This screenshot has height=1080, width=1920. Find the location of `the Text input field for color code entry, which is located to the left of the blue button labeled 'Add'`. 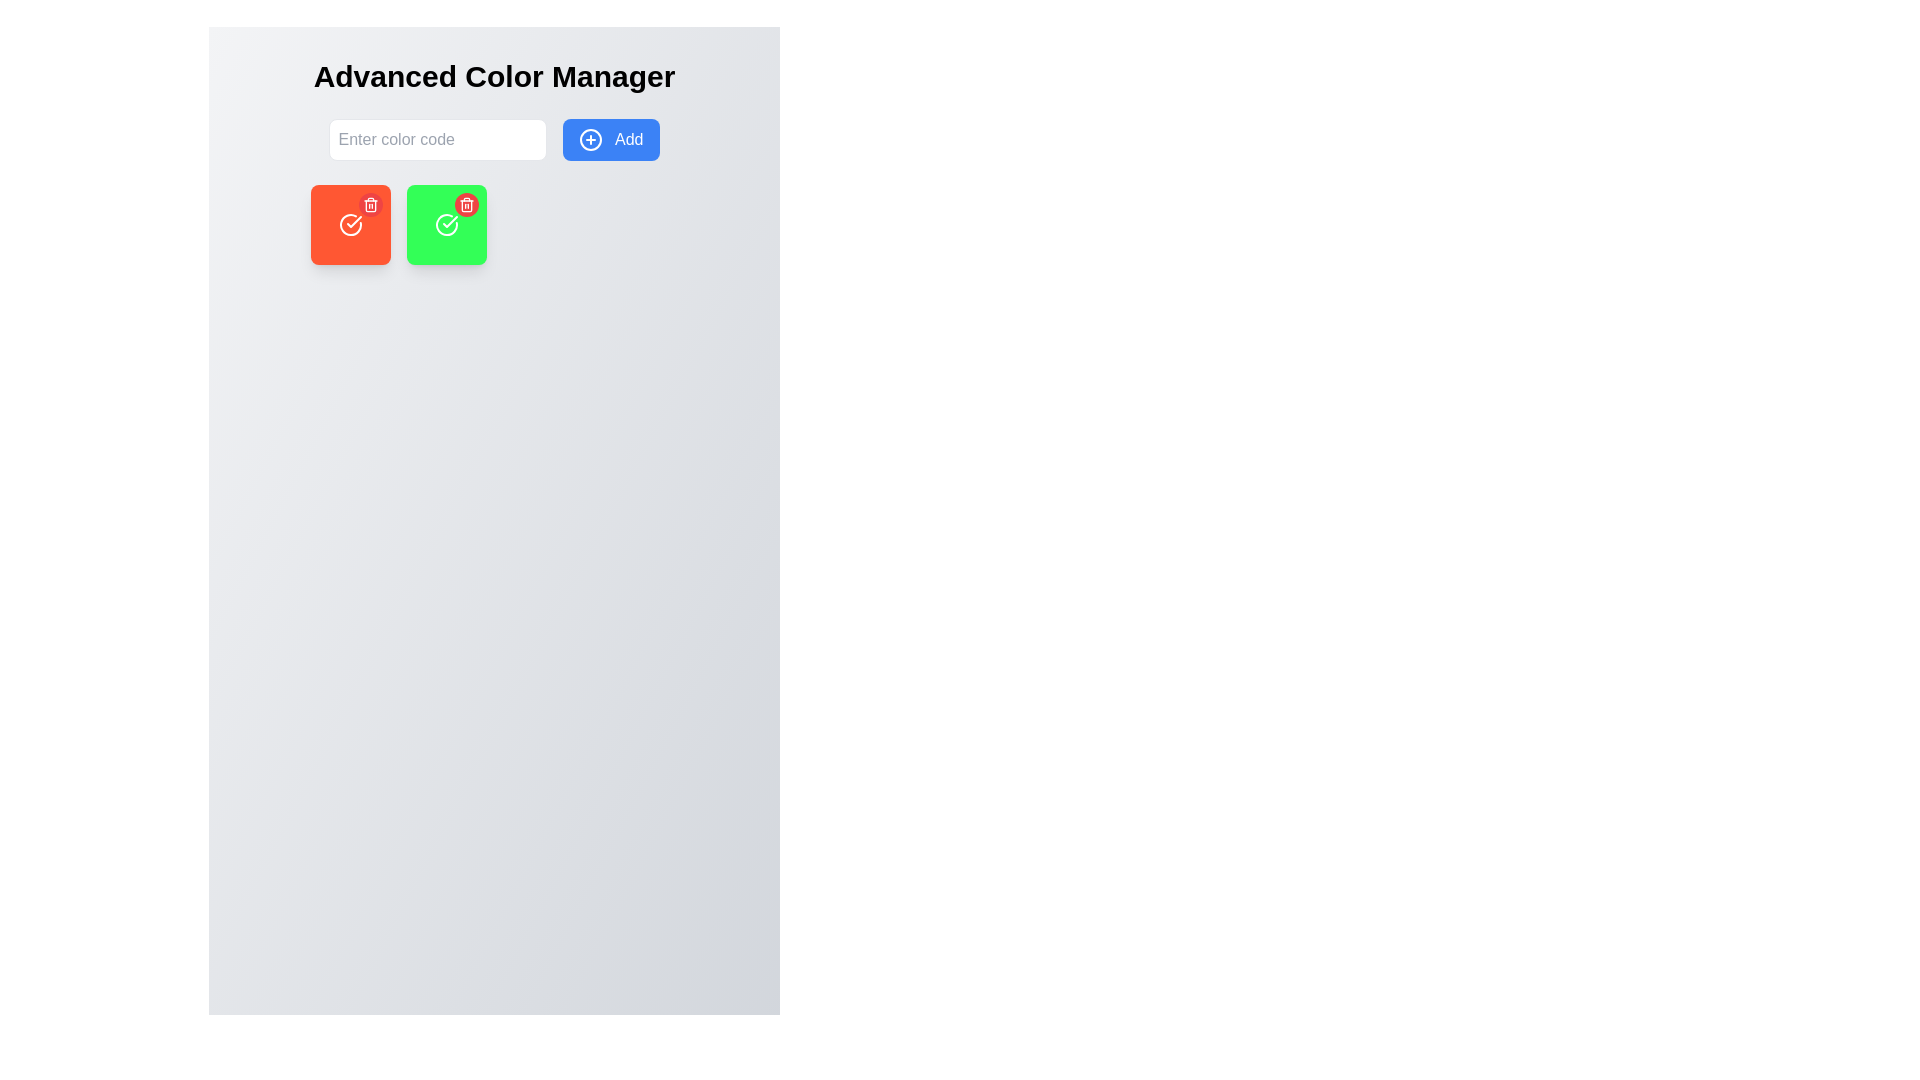

the Text input field for color code entry, which is located to the left of the blue button labeled 'Add' is located at coordinates (436, 138).